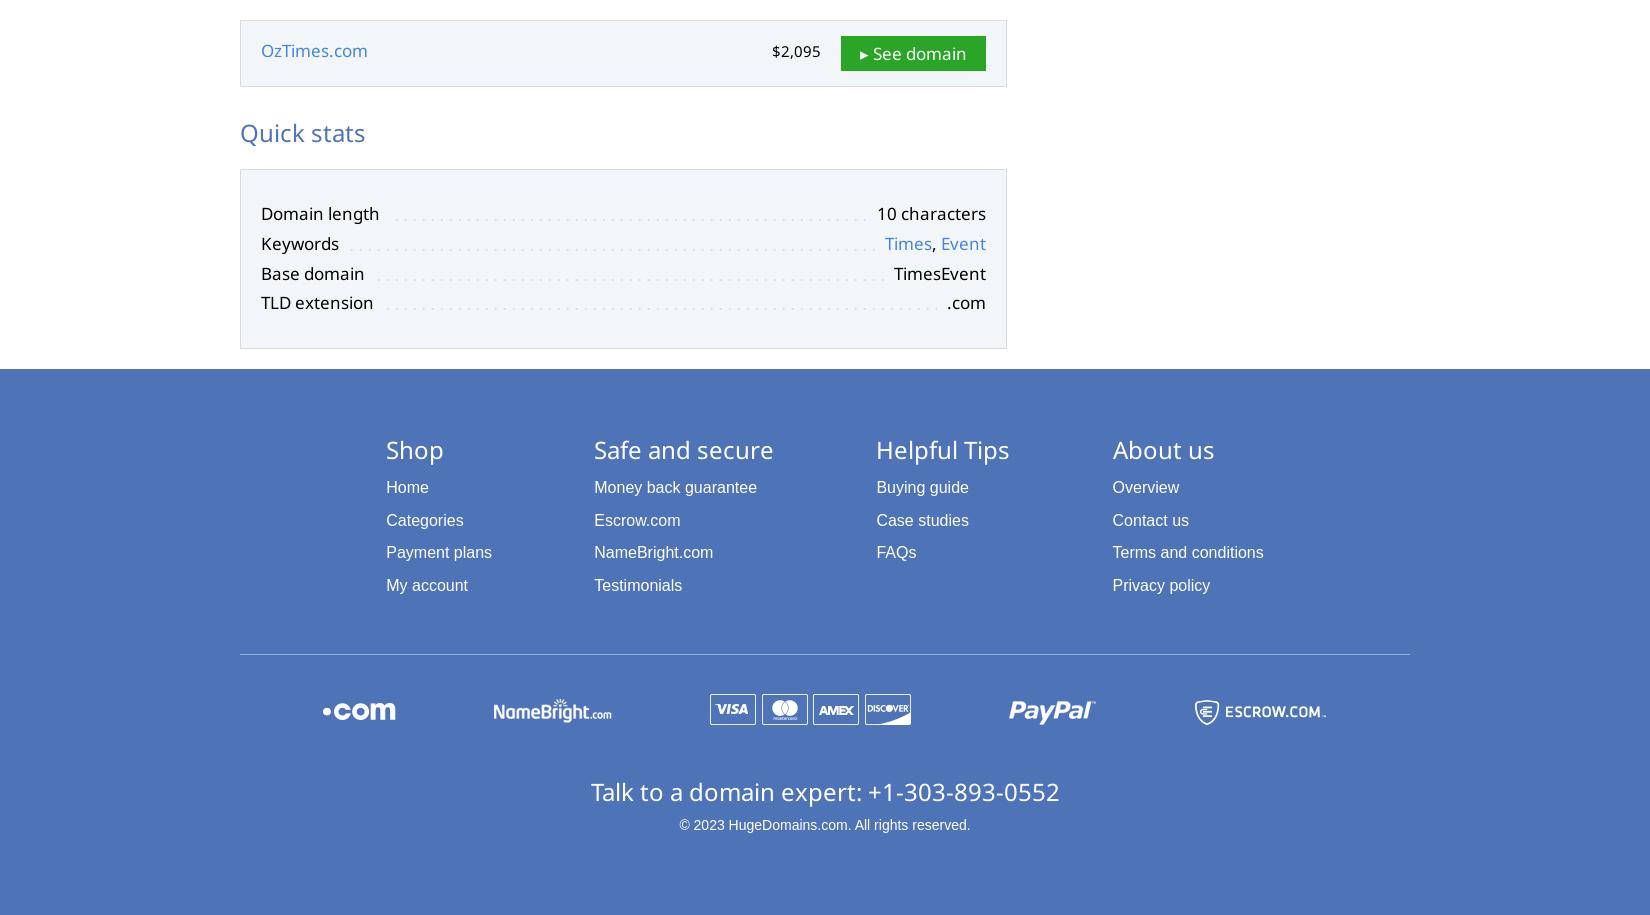  I want to click on 'Keywords', so click(299, 242).